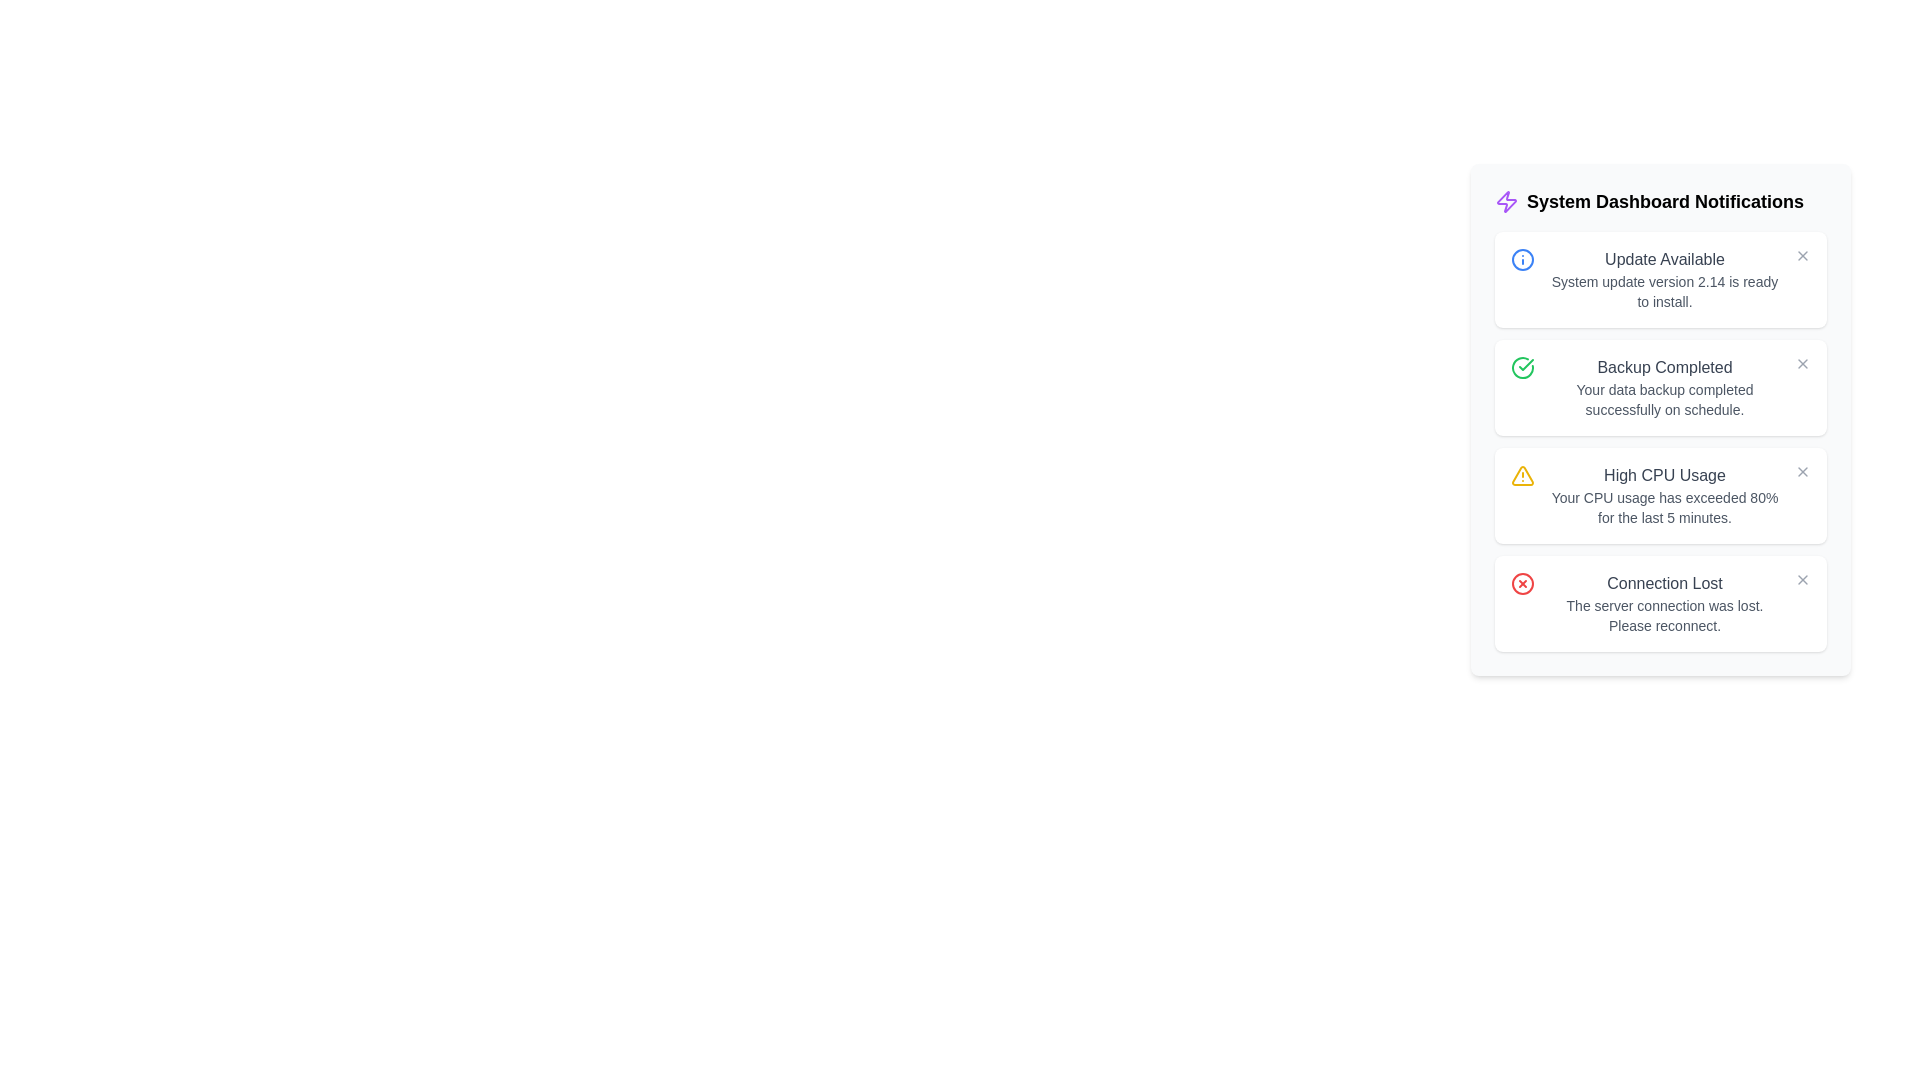 The height and width of the screenshot is (1080, 1920). What do you see at coordinates (1665, 388) in the screenshot?
I see `the static textual notification label that indicates 'Backup Completed' with the description 'Your data backup completed successfully on schedule.'` at bounding box center [1665, 388].